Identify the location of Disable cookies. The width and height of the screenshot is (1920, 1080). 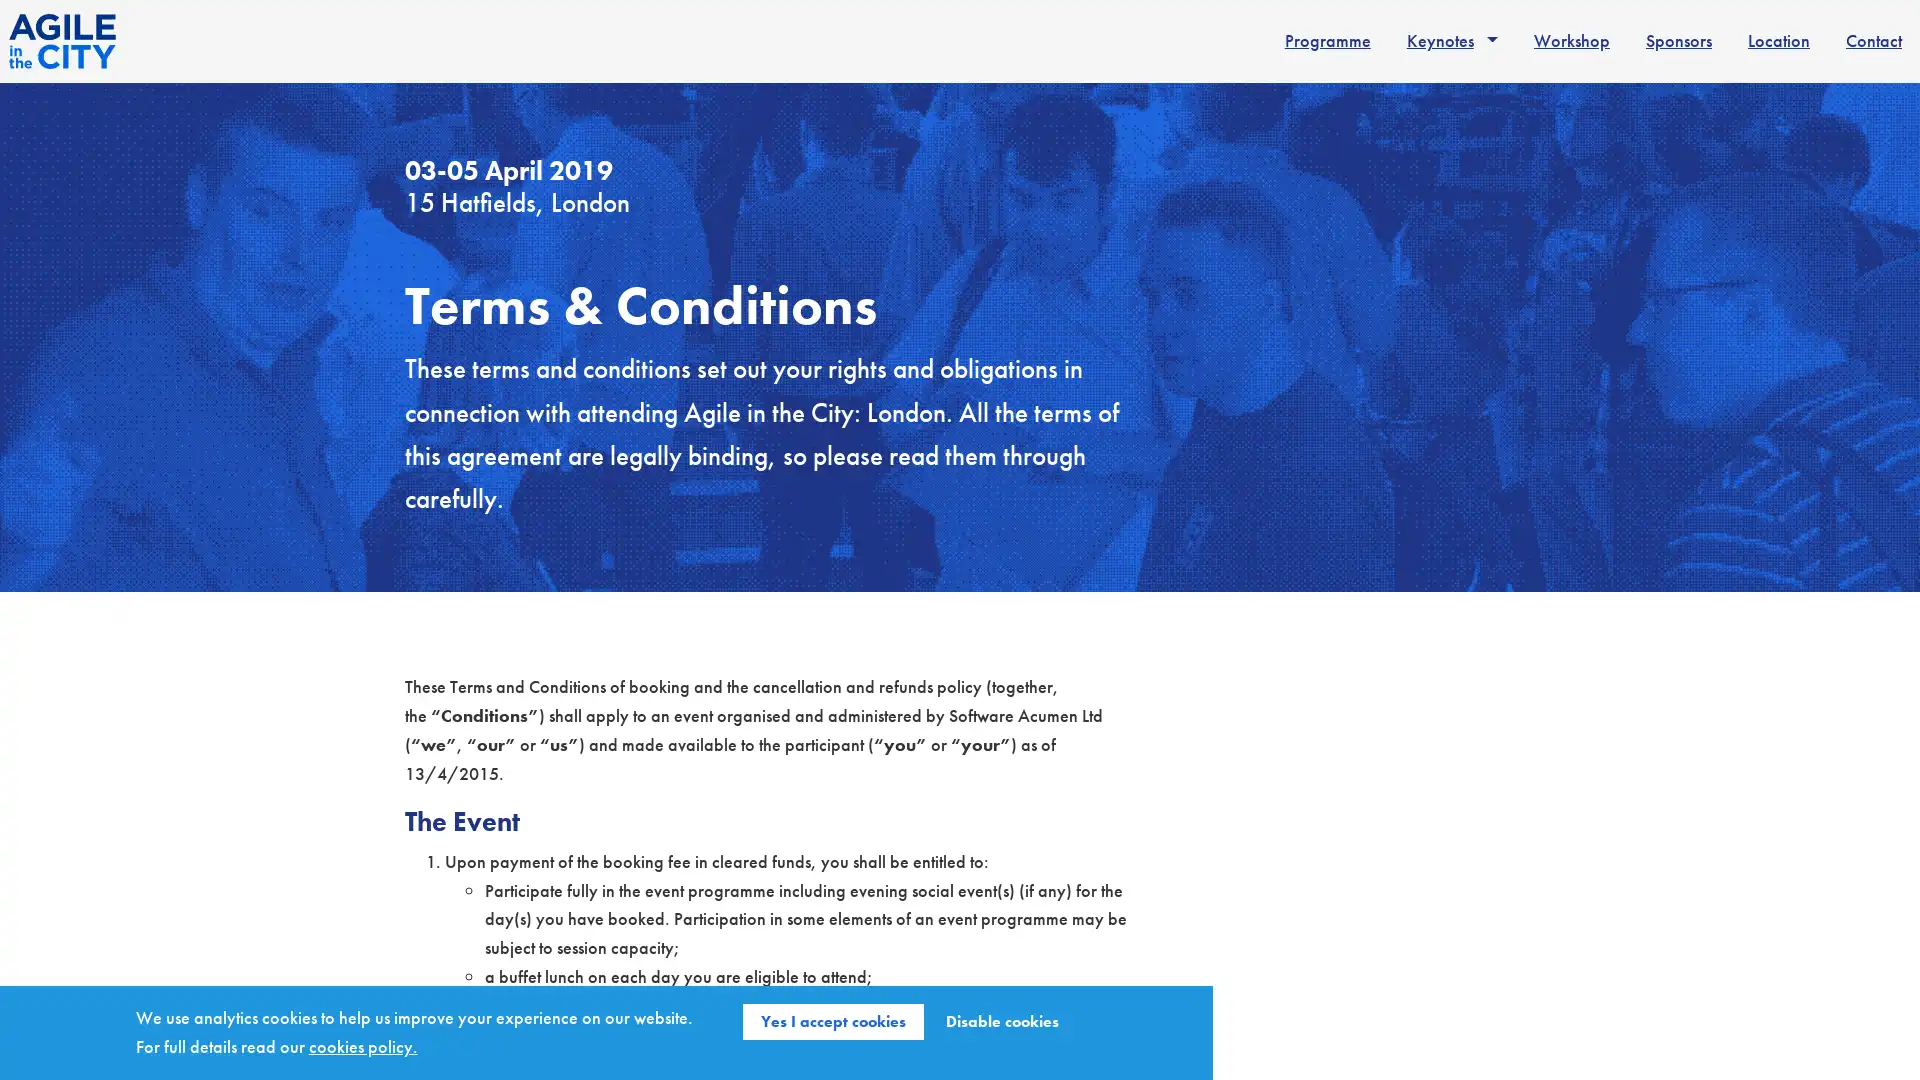
(1002, 1022).